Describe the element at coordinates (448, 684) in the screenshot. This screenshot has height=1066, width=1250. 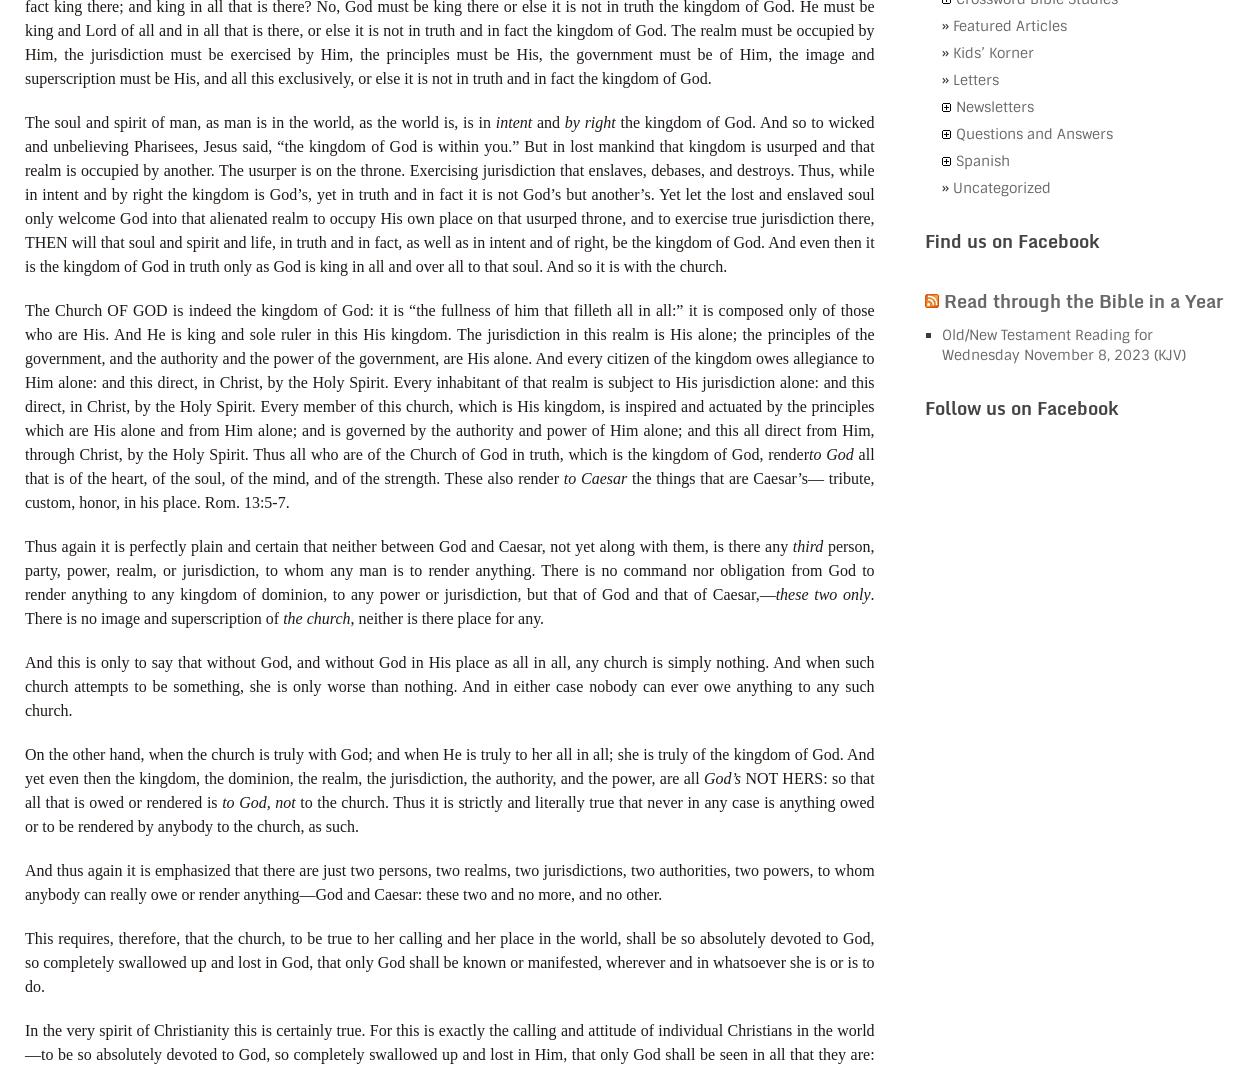
I see `'And this is only to say that without God, and without God in His place as all in all, any church is simply nothing. And when such church attempts to be something, she is only worse than nothing. And in either case nobody can ever owe anything to any such church.'` at that location.